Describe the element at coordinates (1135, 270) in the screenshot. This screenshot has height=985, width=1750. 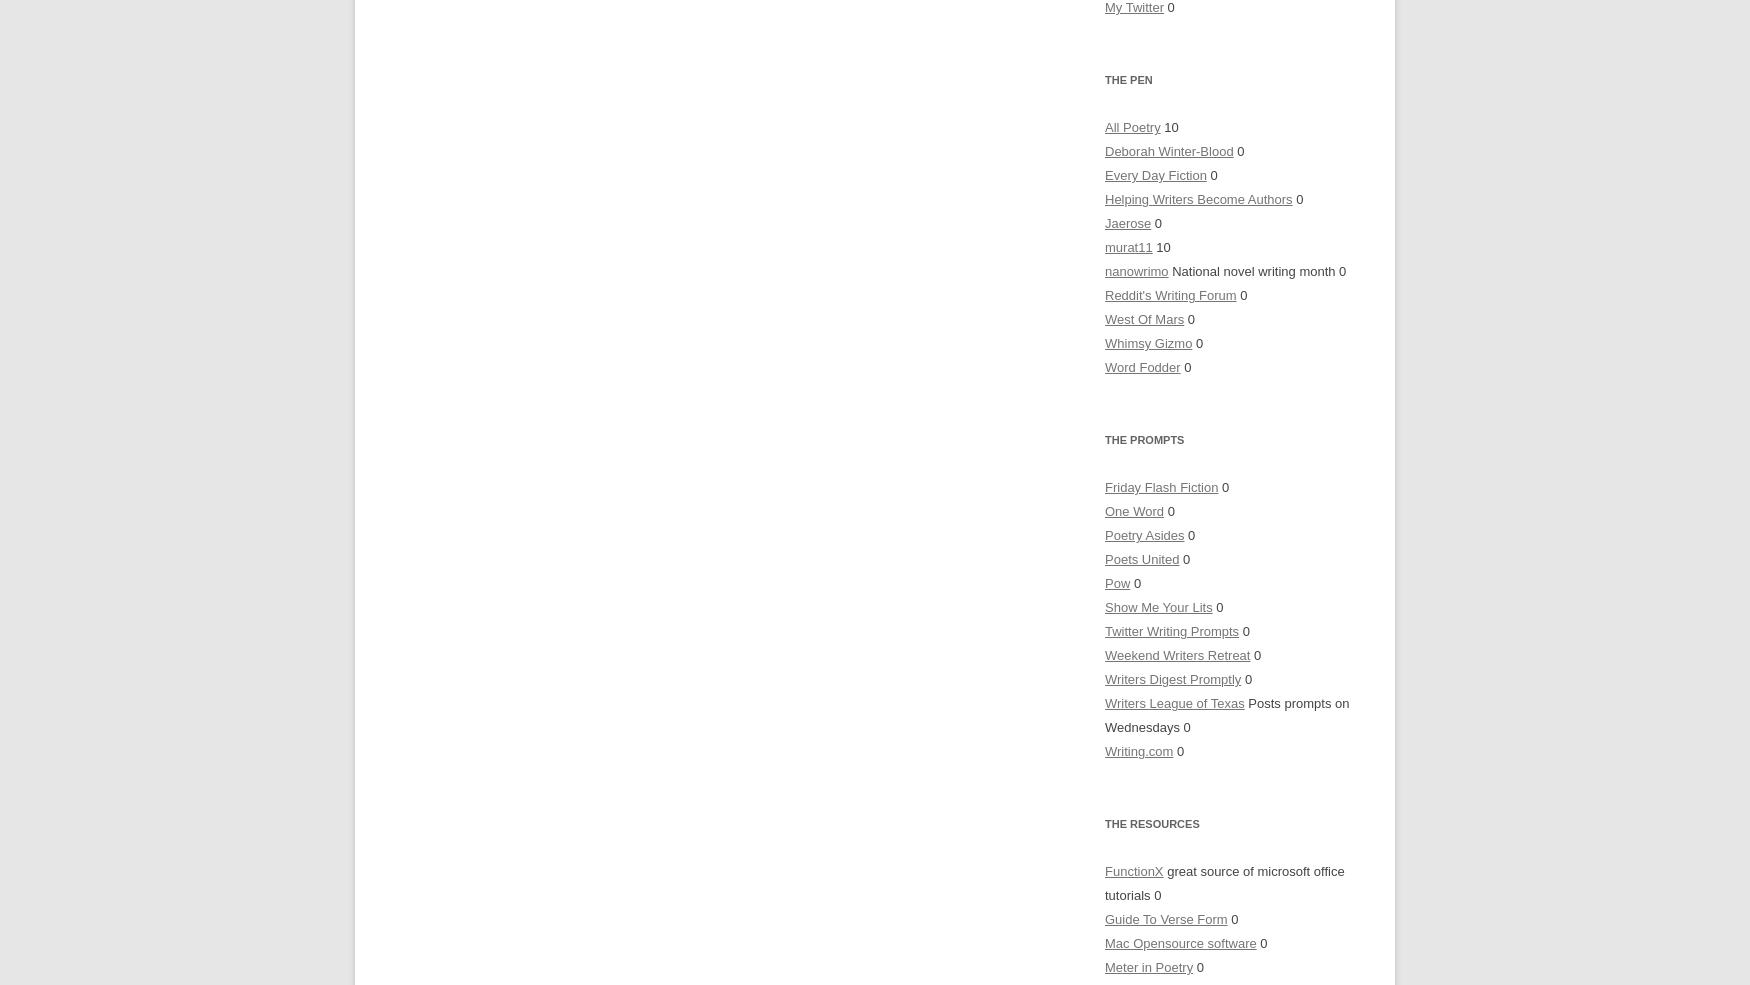
I see `'nanowrimo'` at that location.